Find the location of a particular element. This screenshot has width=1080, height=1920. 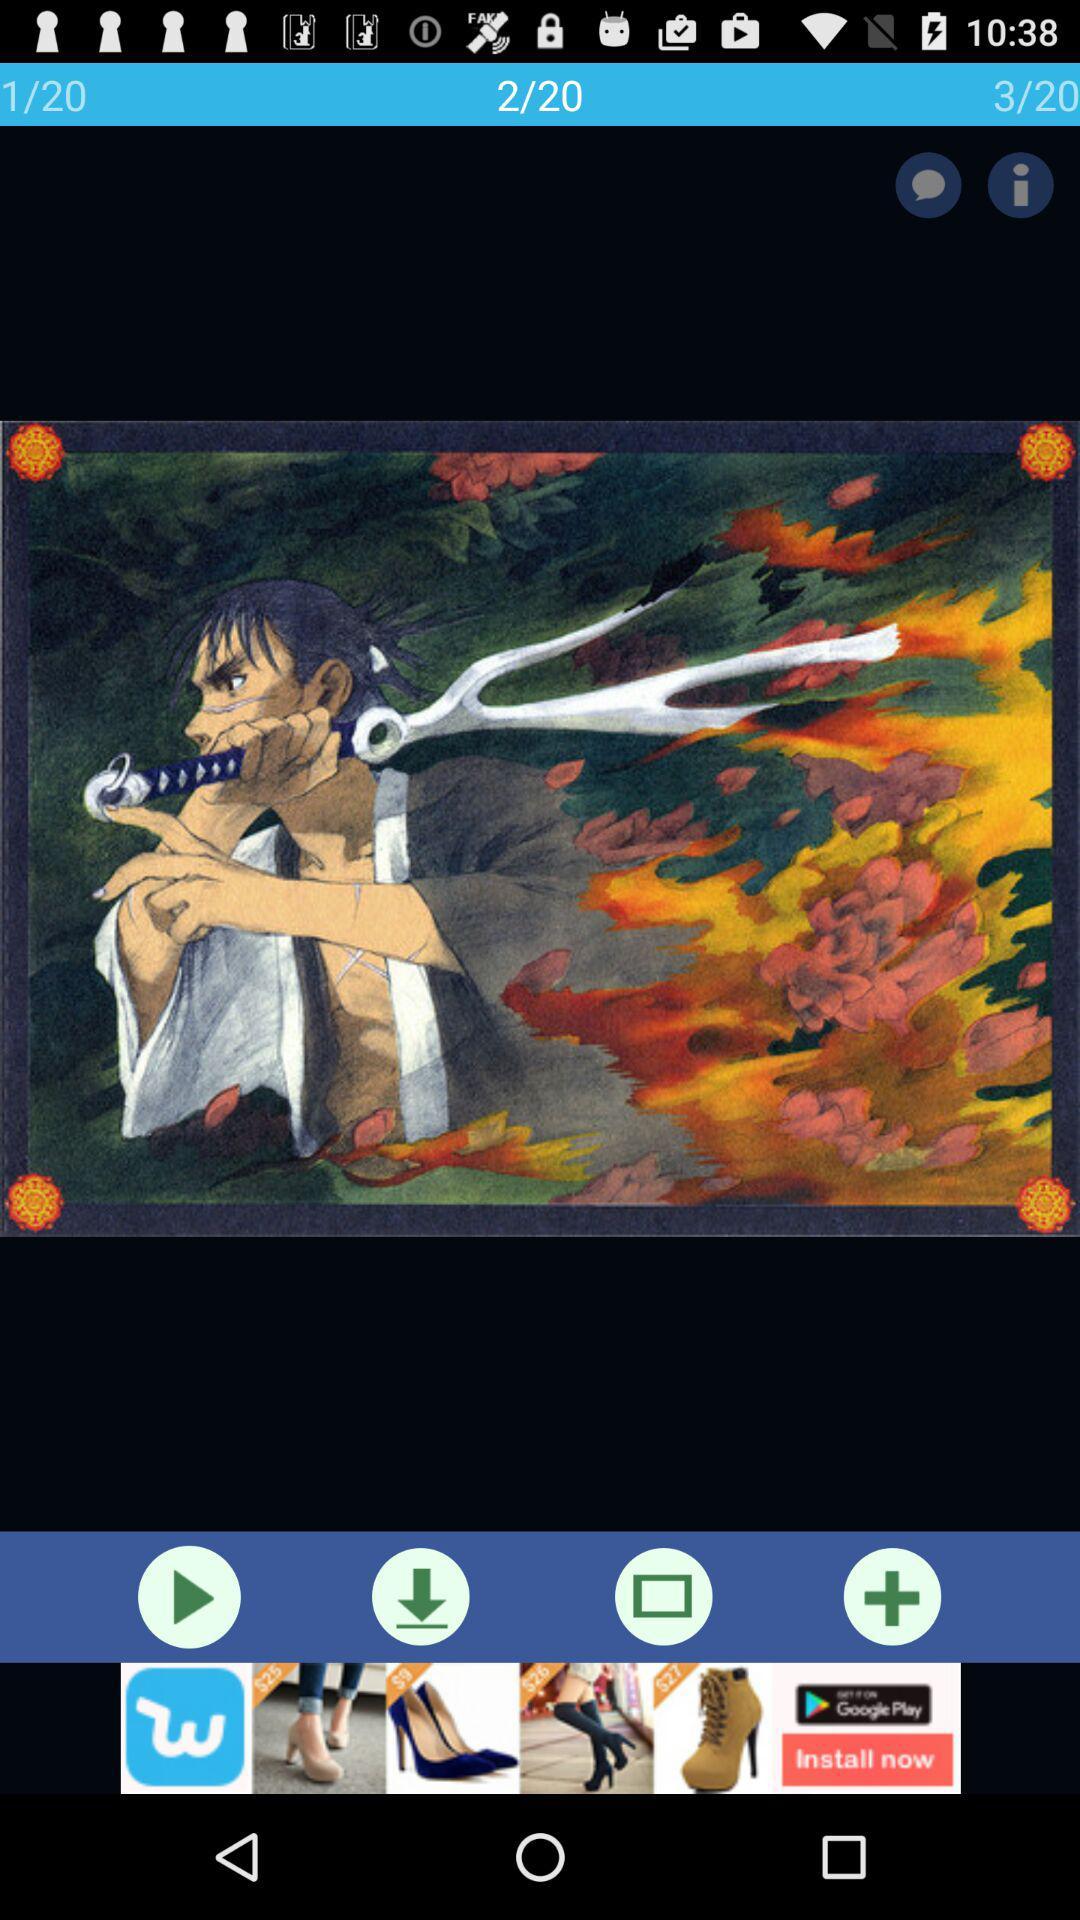

the info icon is located at coordinates (1020, 198).